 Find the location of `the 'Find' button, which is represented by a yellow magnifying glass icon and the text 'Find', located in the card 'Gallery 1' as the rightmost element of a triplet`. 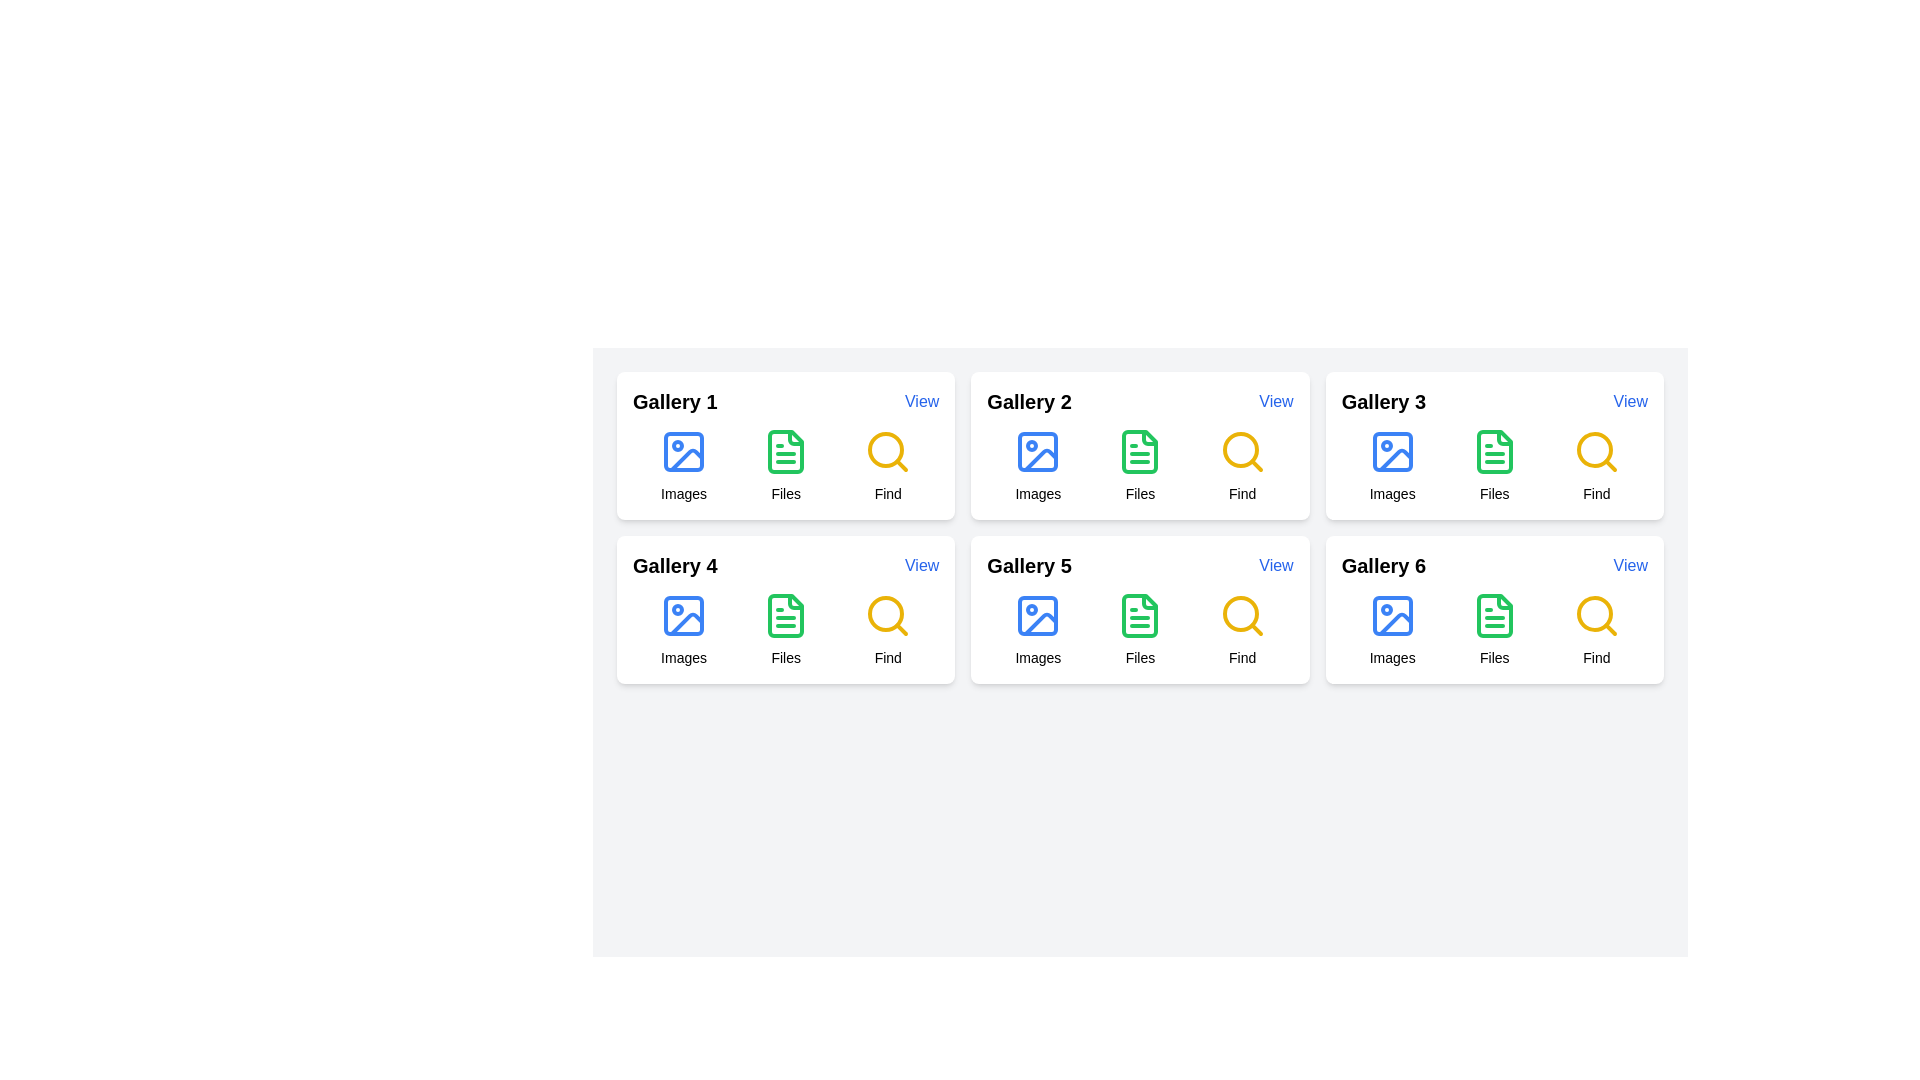

the 'Find' button, which is represented by a yellow magnifying glass icon and the text 'Find', located in the card 'Gallery 1' as the rightmost element of a triplet is located at coordinates (887, 466).